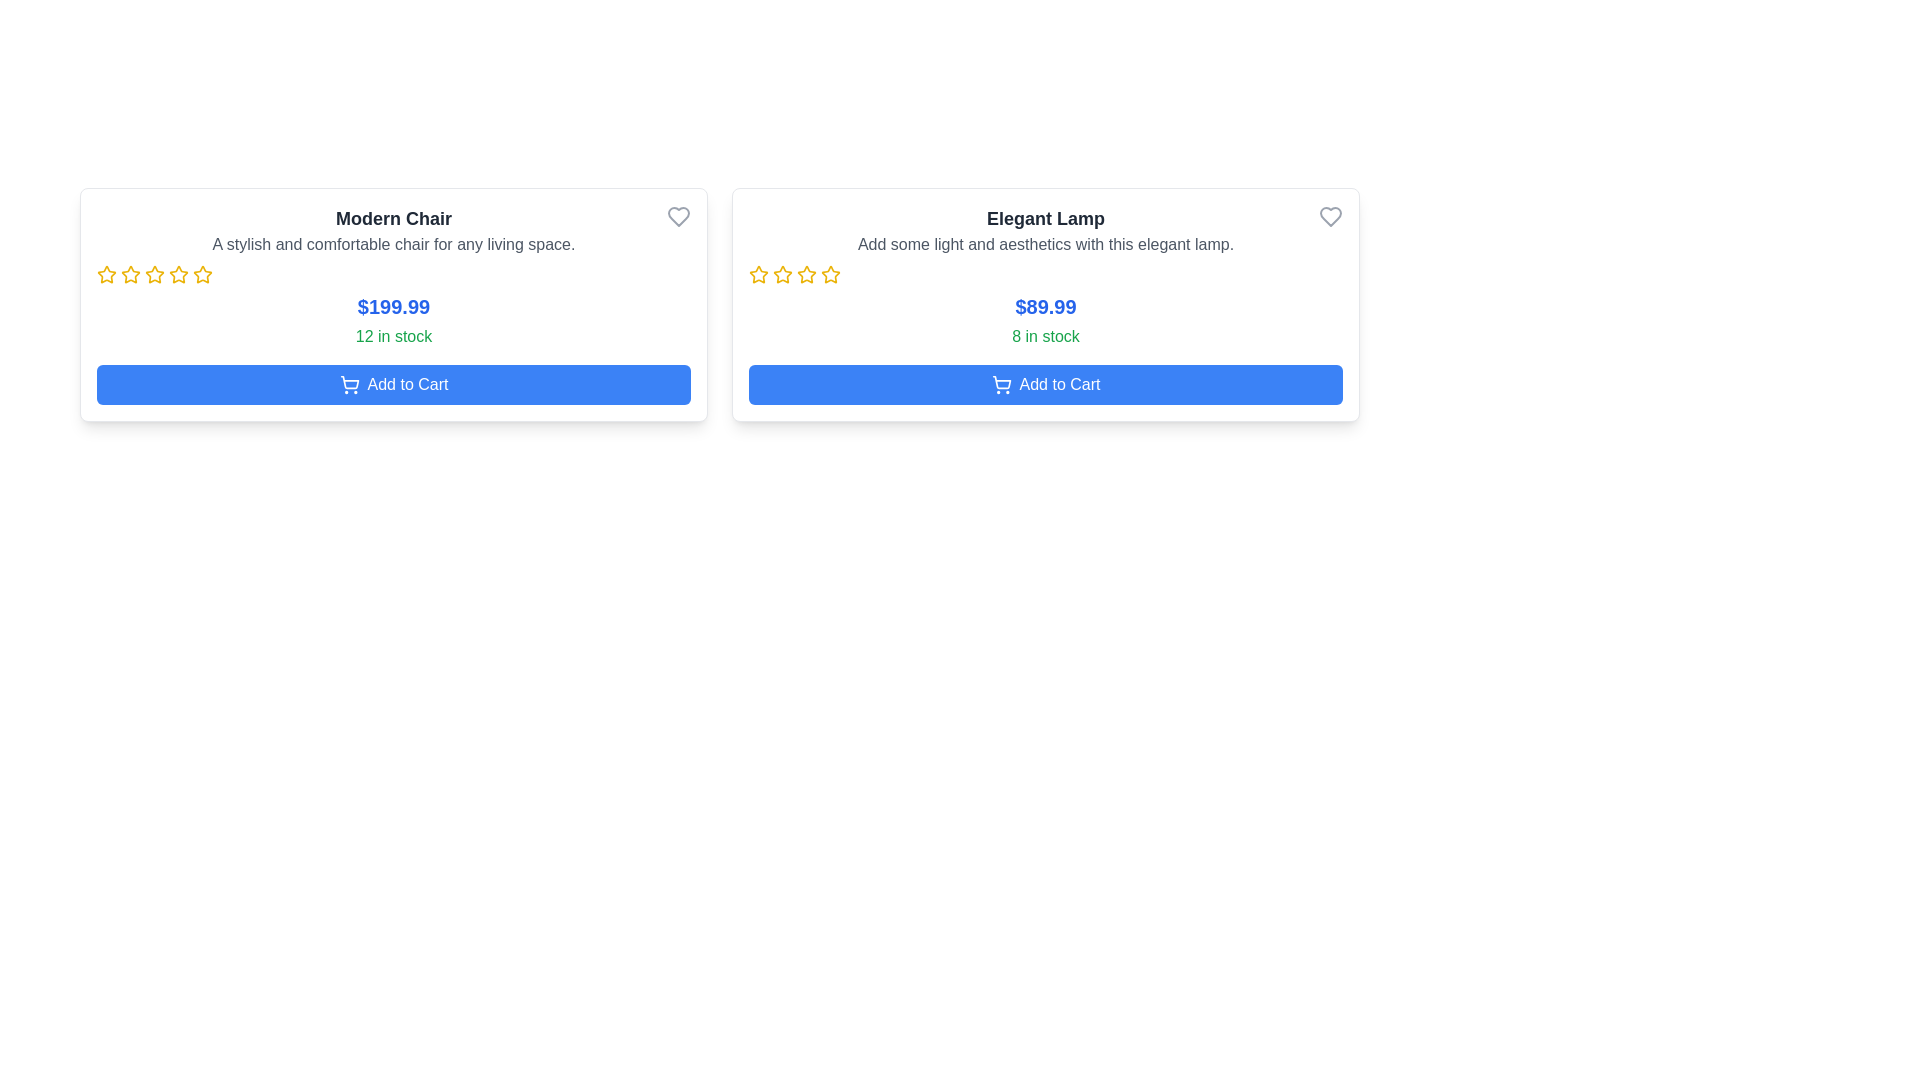 The height and width of the screenshot is (1080, 1920). What do you see at coordinates (393, 307) in the screenshot?
I see `the price label for the 'Modern Chair' product, which is located below the item description and rating stars, and above the stock availability message` at bounding box center [393, 307].